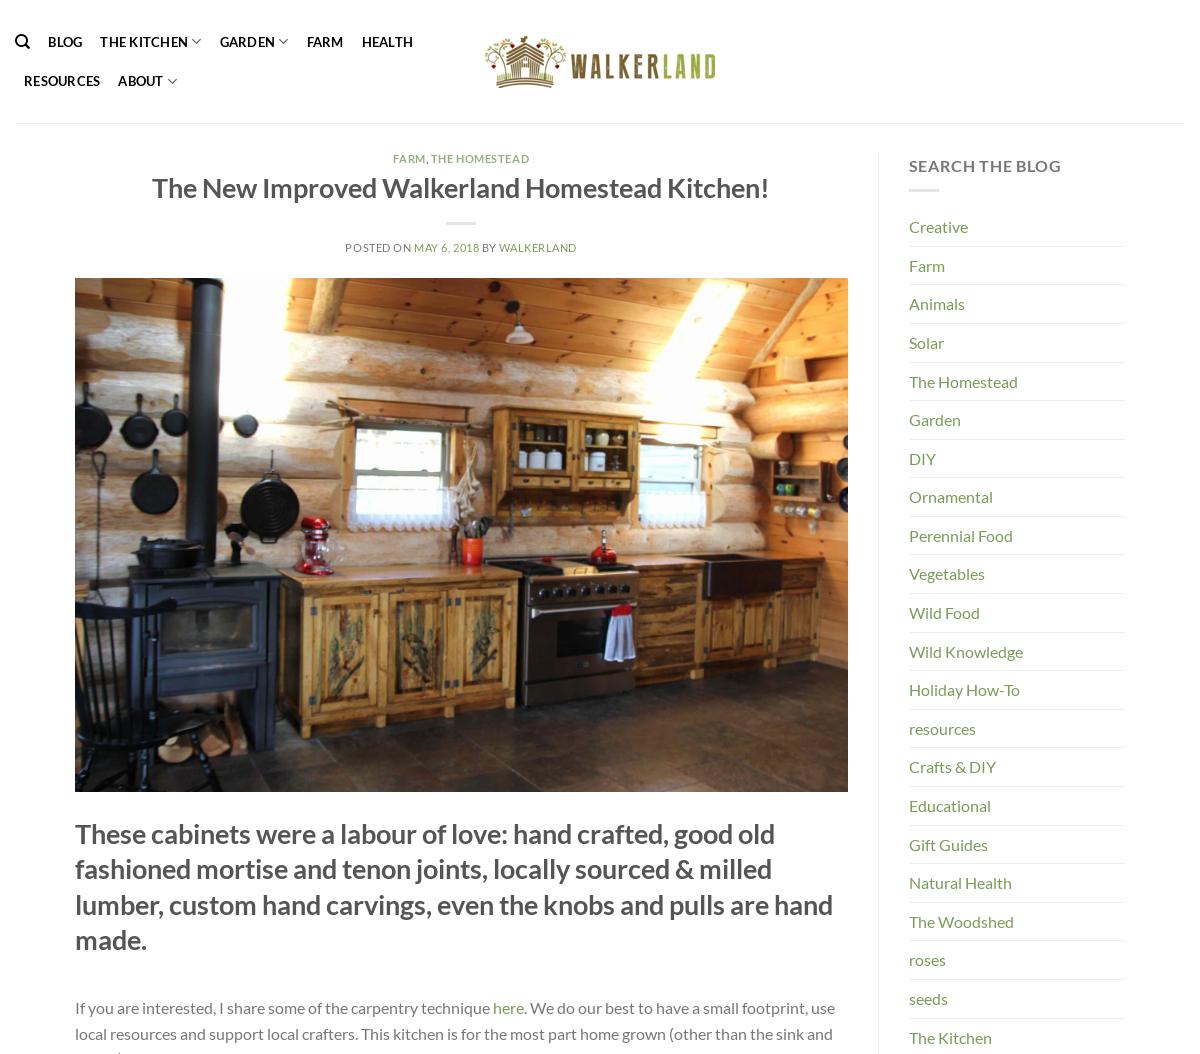 Image resolution: width=1200 pixels, height=1054 pixels. What do you see at coordinates (48, 41) in the screenshot?
I see `'Blog'` at bounding box center [48, 41].